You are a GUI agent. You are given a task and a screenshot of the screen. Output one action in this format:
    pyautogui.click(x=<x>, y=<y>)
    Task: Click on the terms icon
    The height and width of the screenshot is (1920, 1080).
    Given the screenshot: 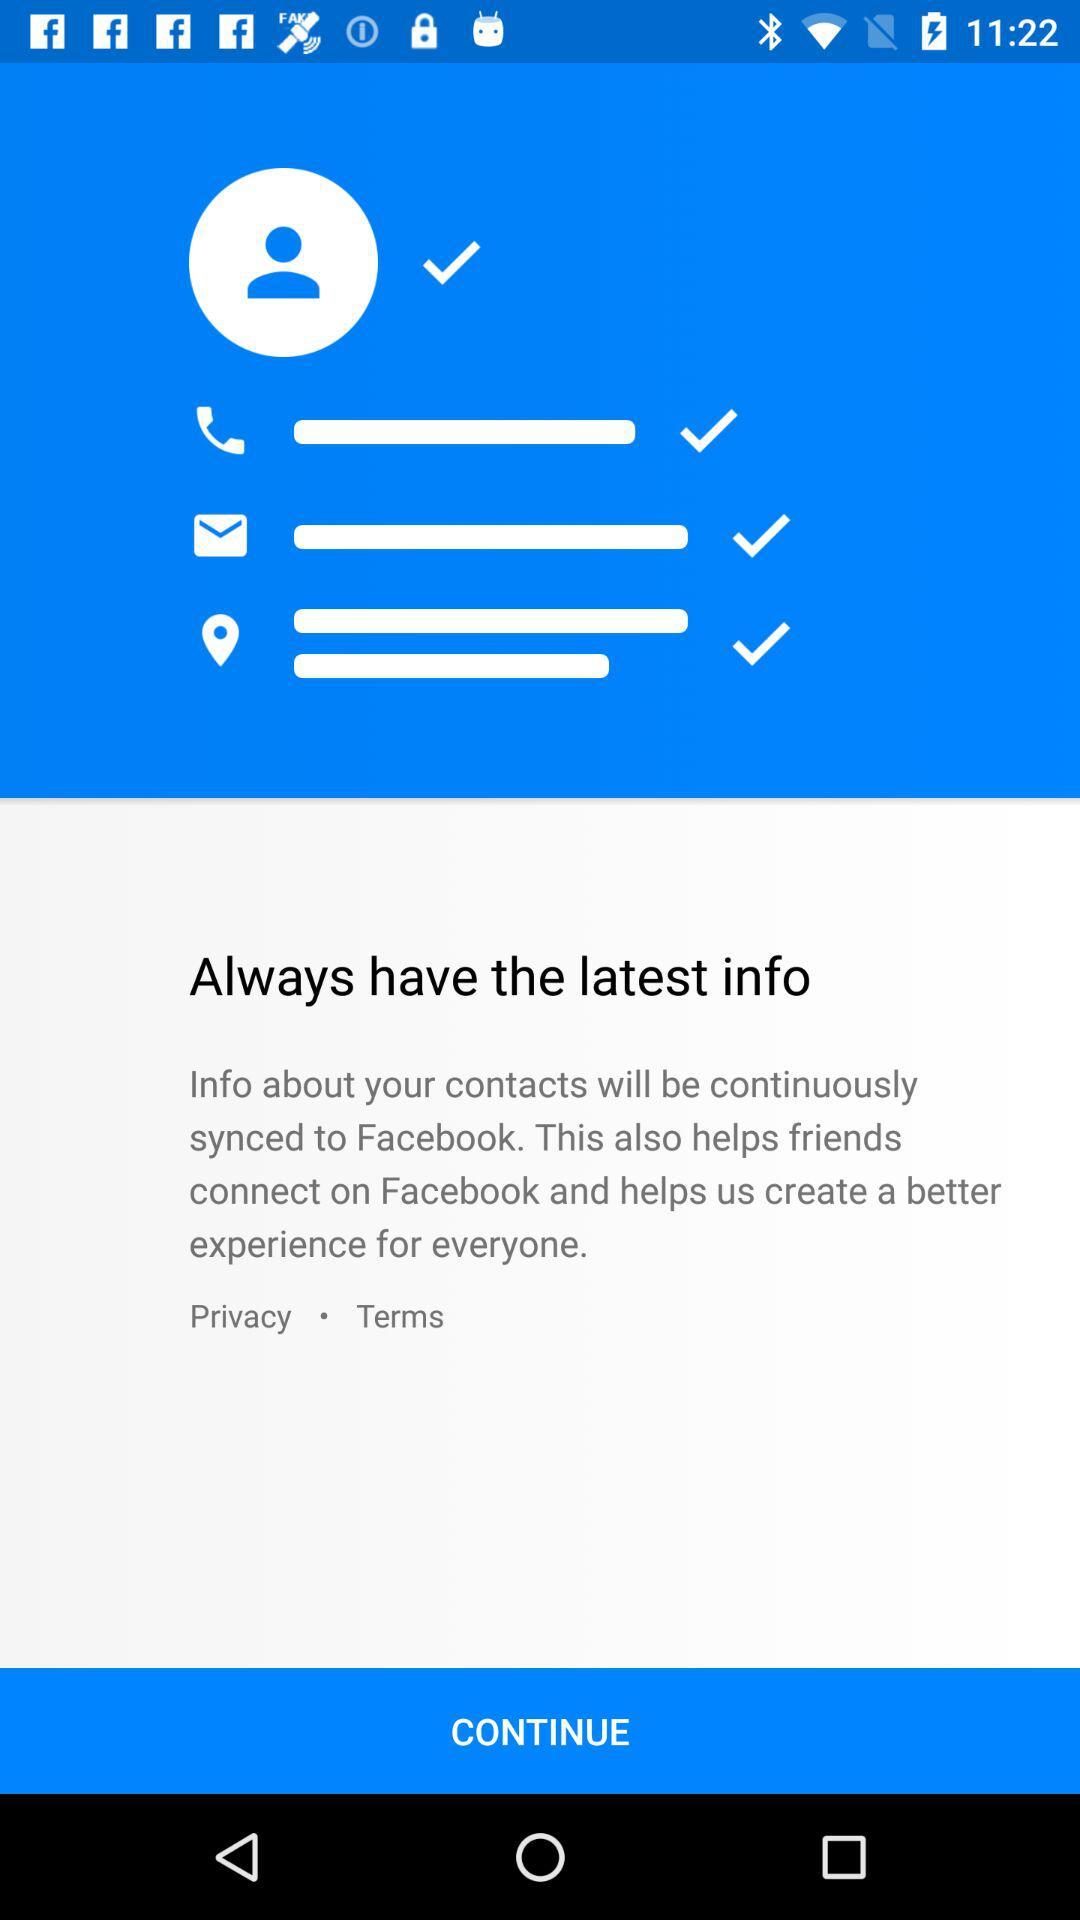 What is the action you would take?
    pyautogui.click(x=400, y=1315)
    